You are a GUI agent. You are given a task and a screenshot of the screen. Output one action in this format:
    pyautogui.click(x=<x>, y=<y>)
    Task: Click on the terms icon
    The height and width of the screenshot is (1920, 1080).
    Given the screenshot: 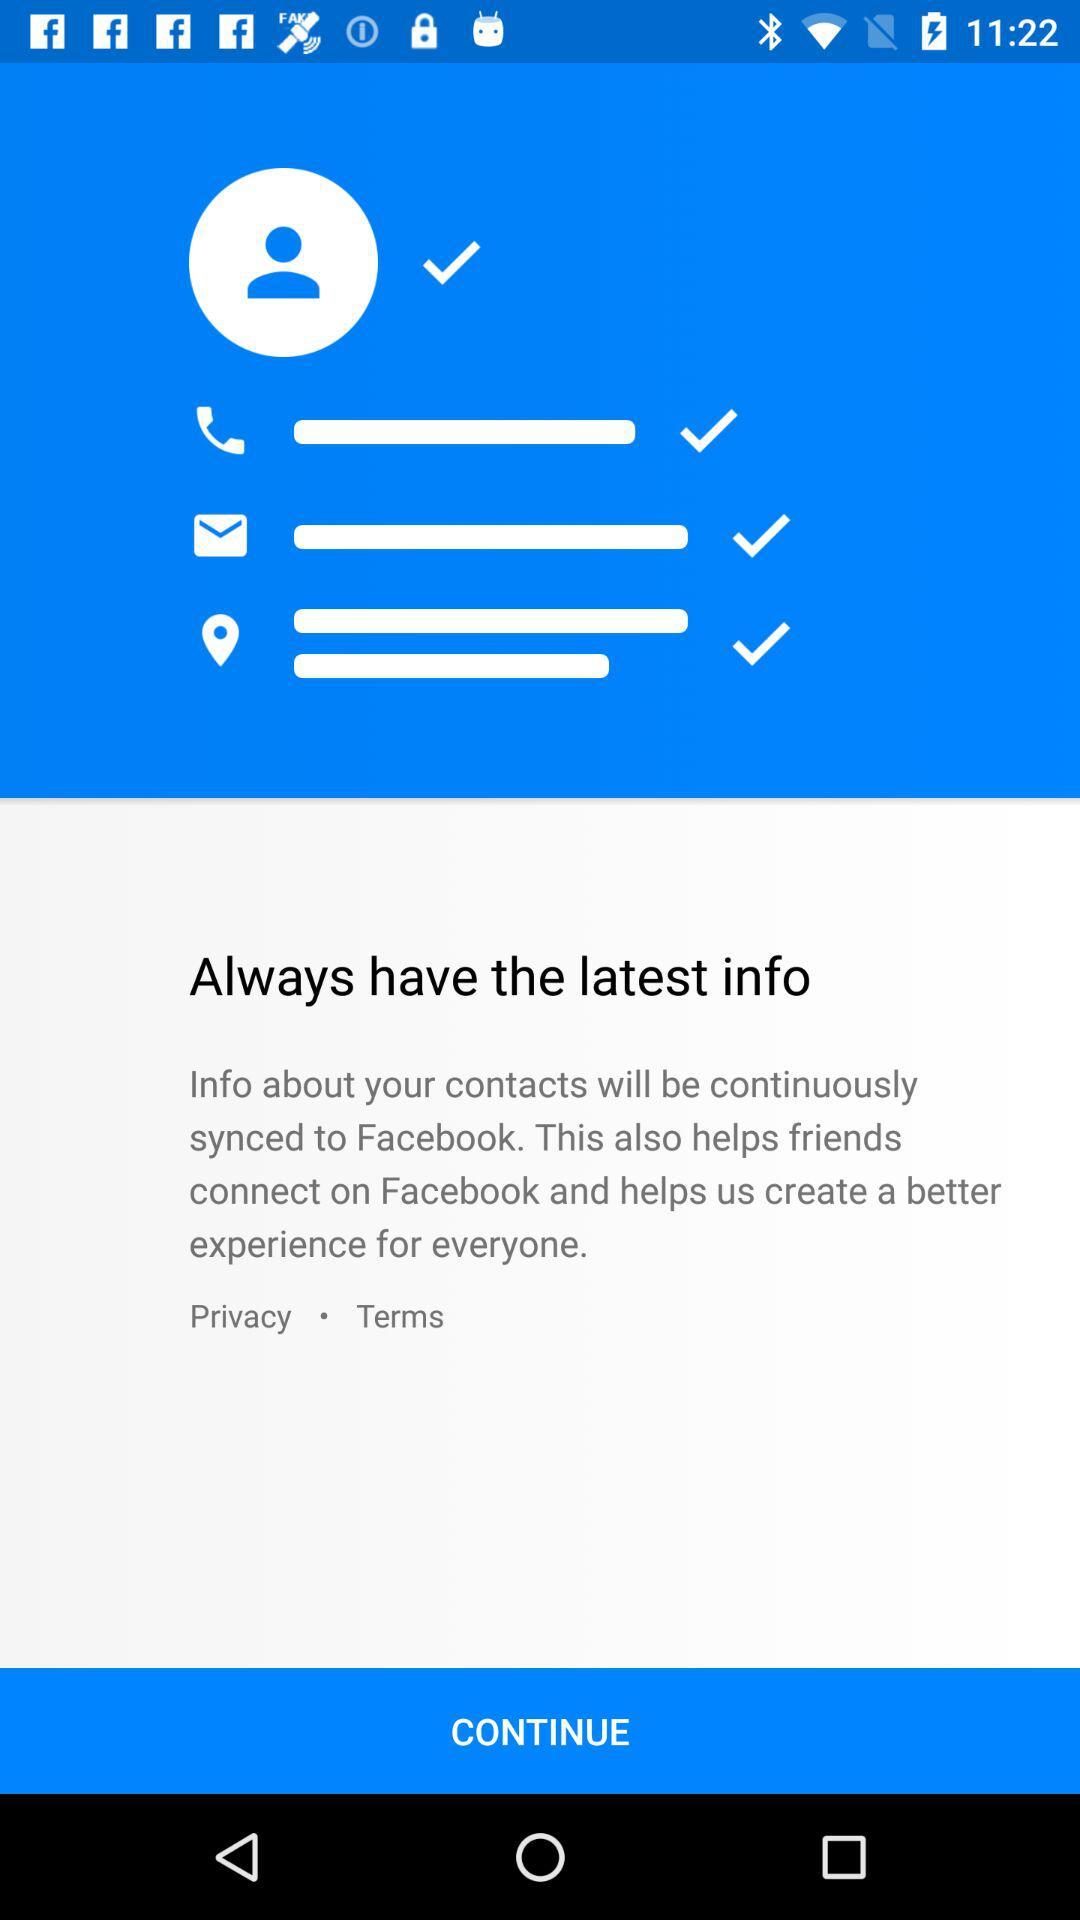 What is the action you would take?
    pyautogui.click(x=400, y=1315)
    